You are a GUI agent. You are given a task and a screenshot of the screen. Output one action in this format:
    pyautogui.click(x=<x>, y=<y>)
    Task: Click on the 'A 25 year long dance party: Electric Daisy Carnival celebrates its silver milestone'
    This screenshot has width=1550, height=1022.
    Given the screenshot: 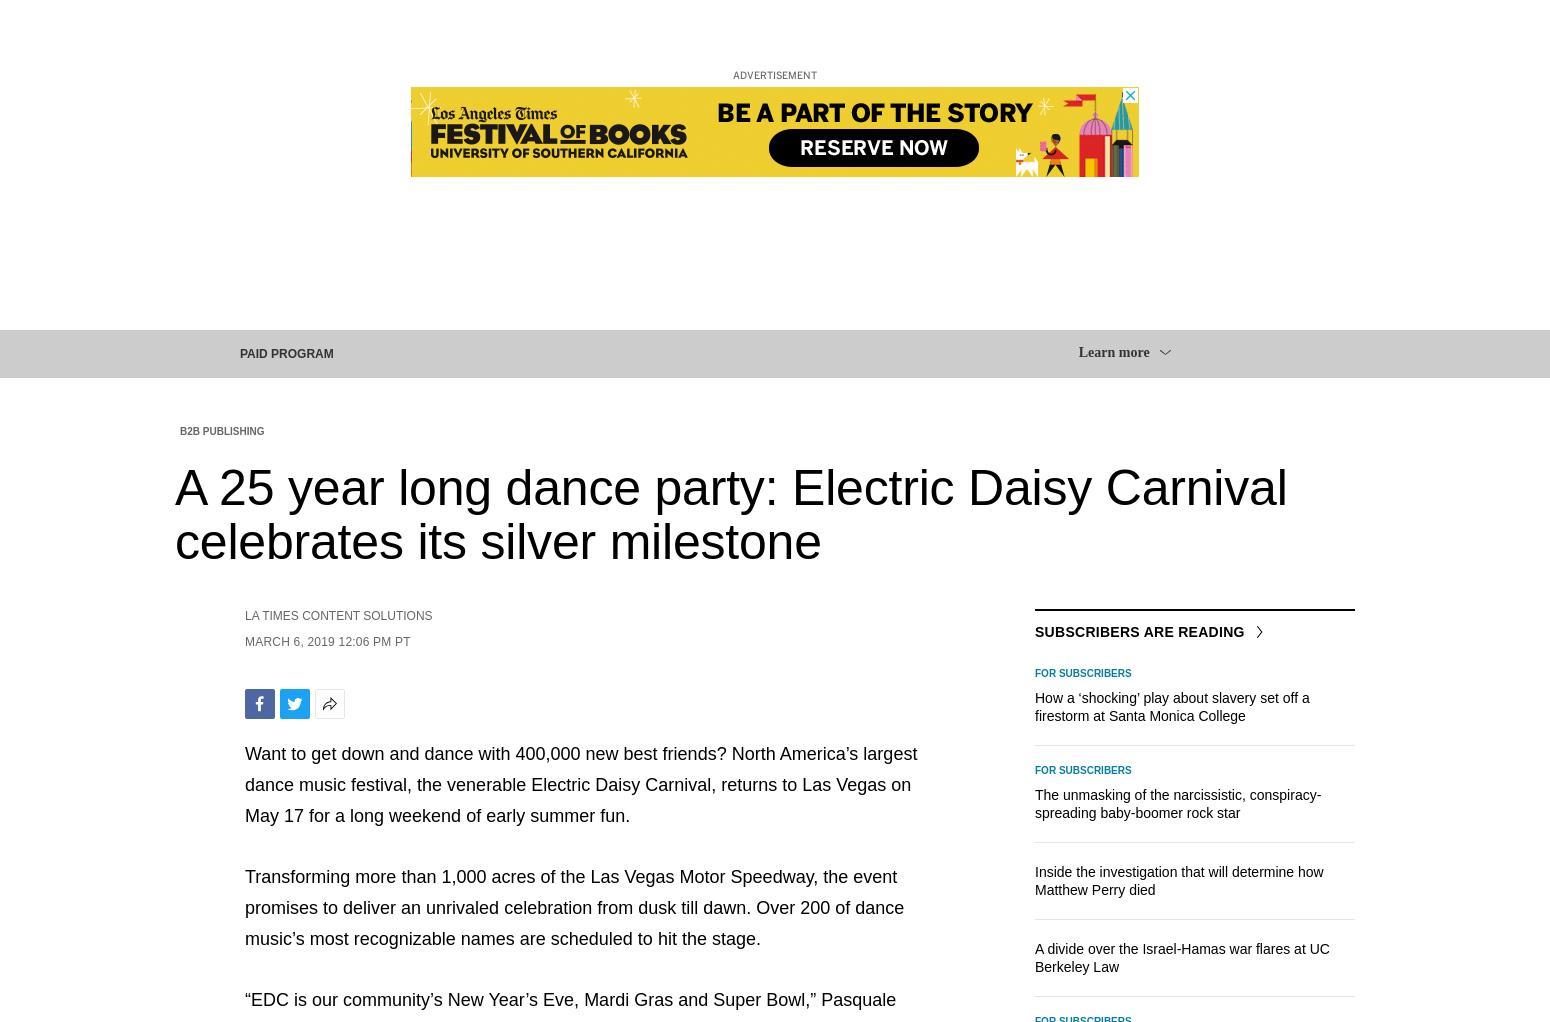 What is the action you would take?
    pyautogui.click(x=173, y=513)
    